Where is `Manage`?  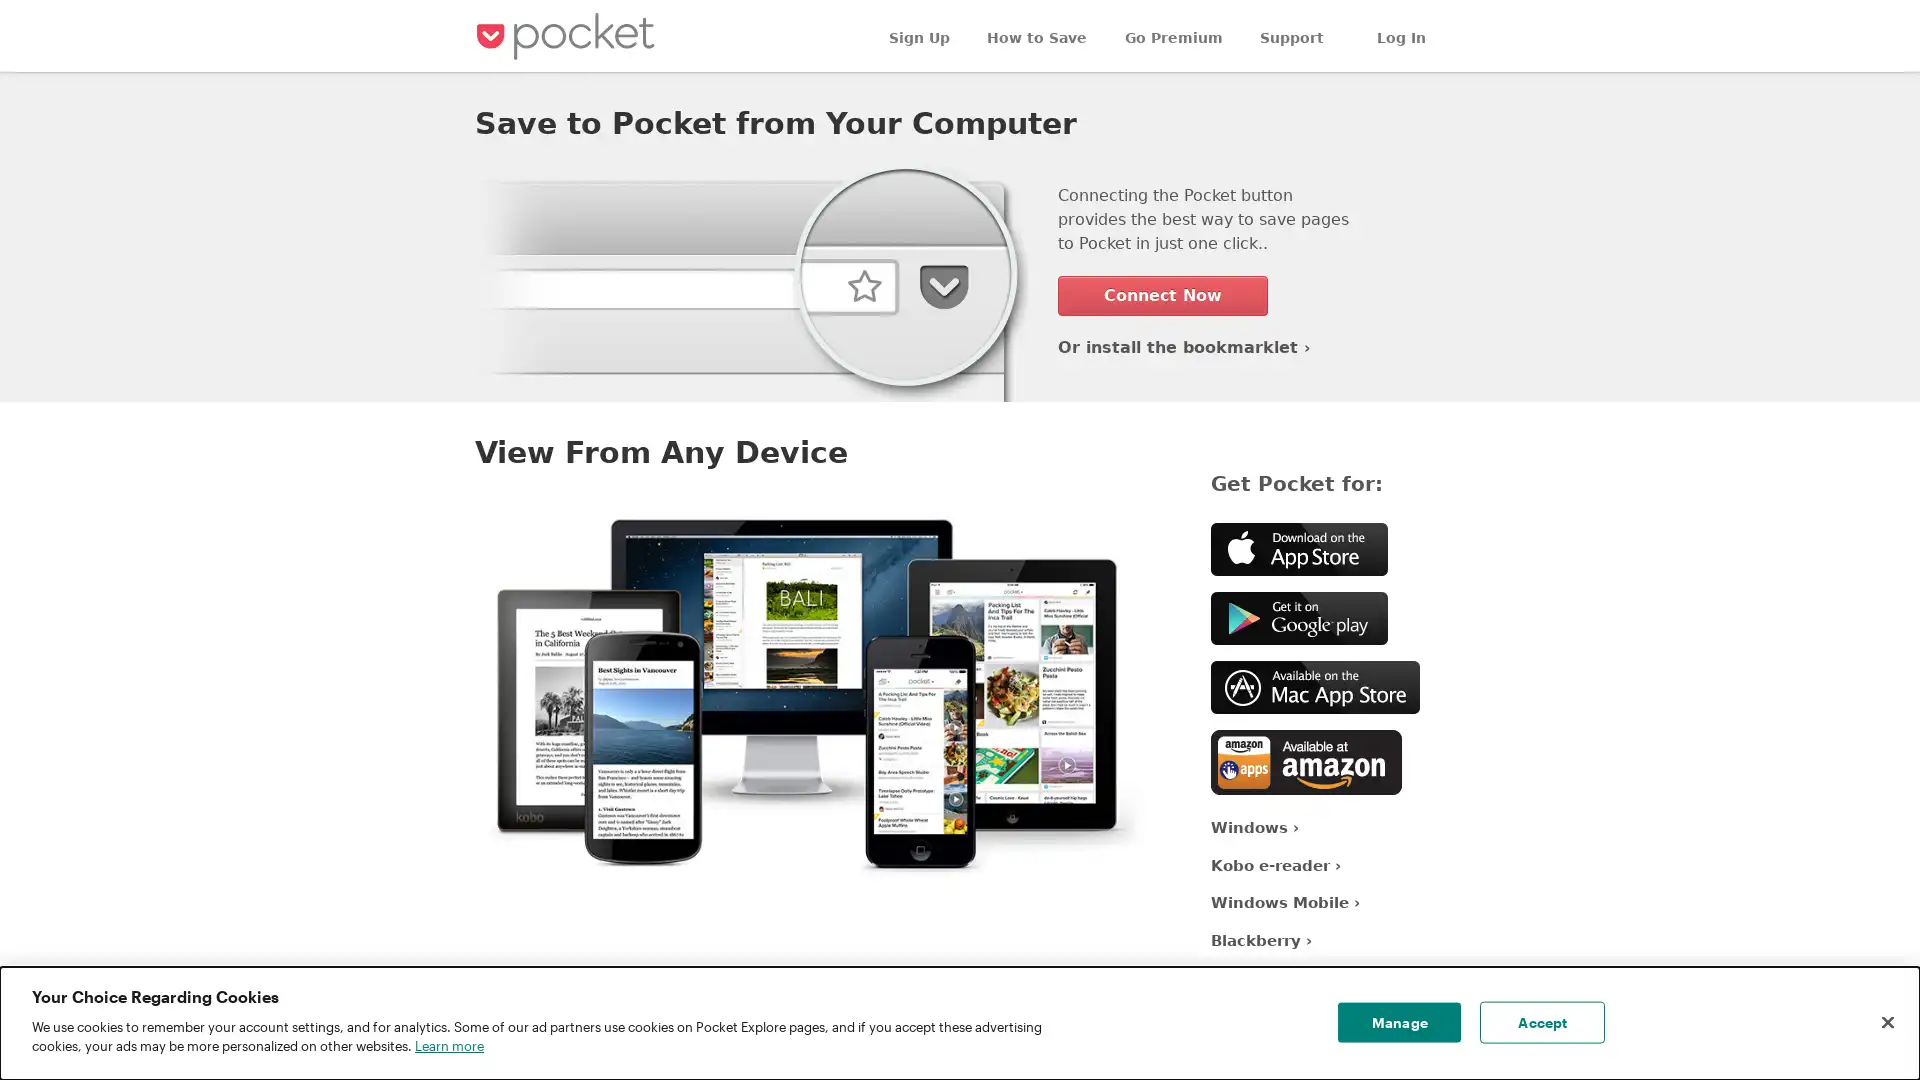
Manage is located at coordinates (1398, 1022).